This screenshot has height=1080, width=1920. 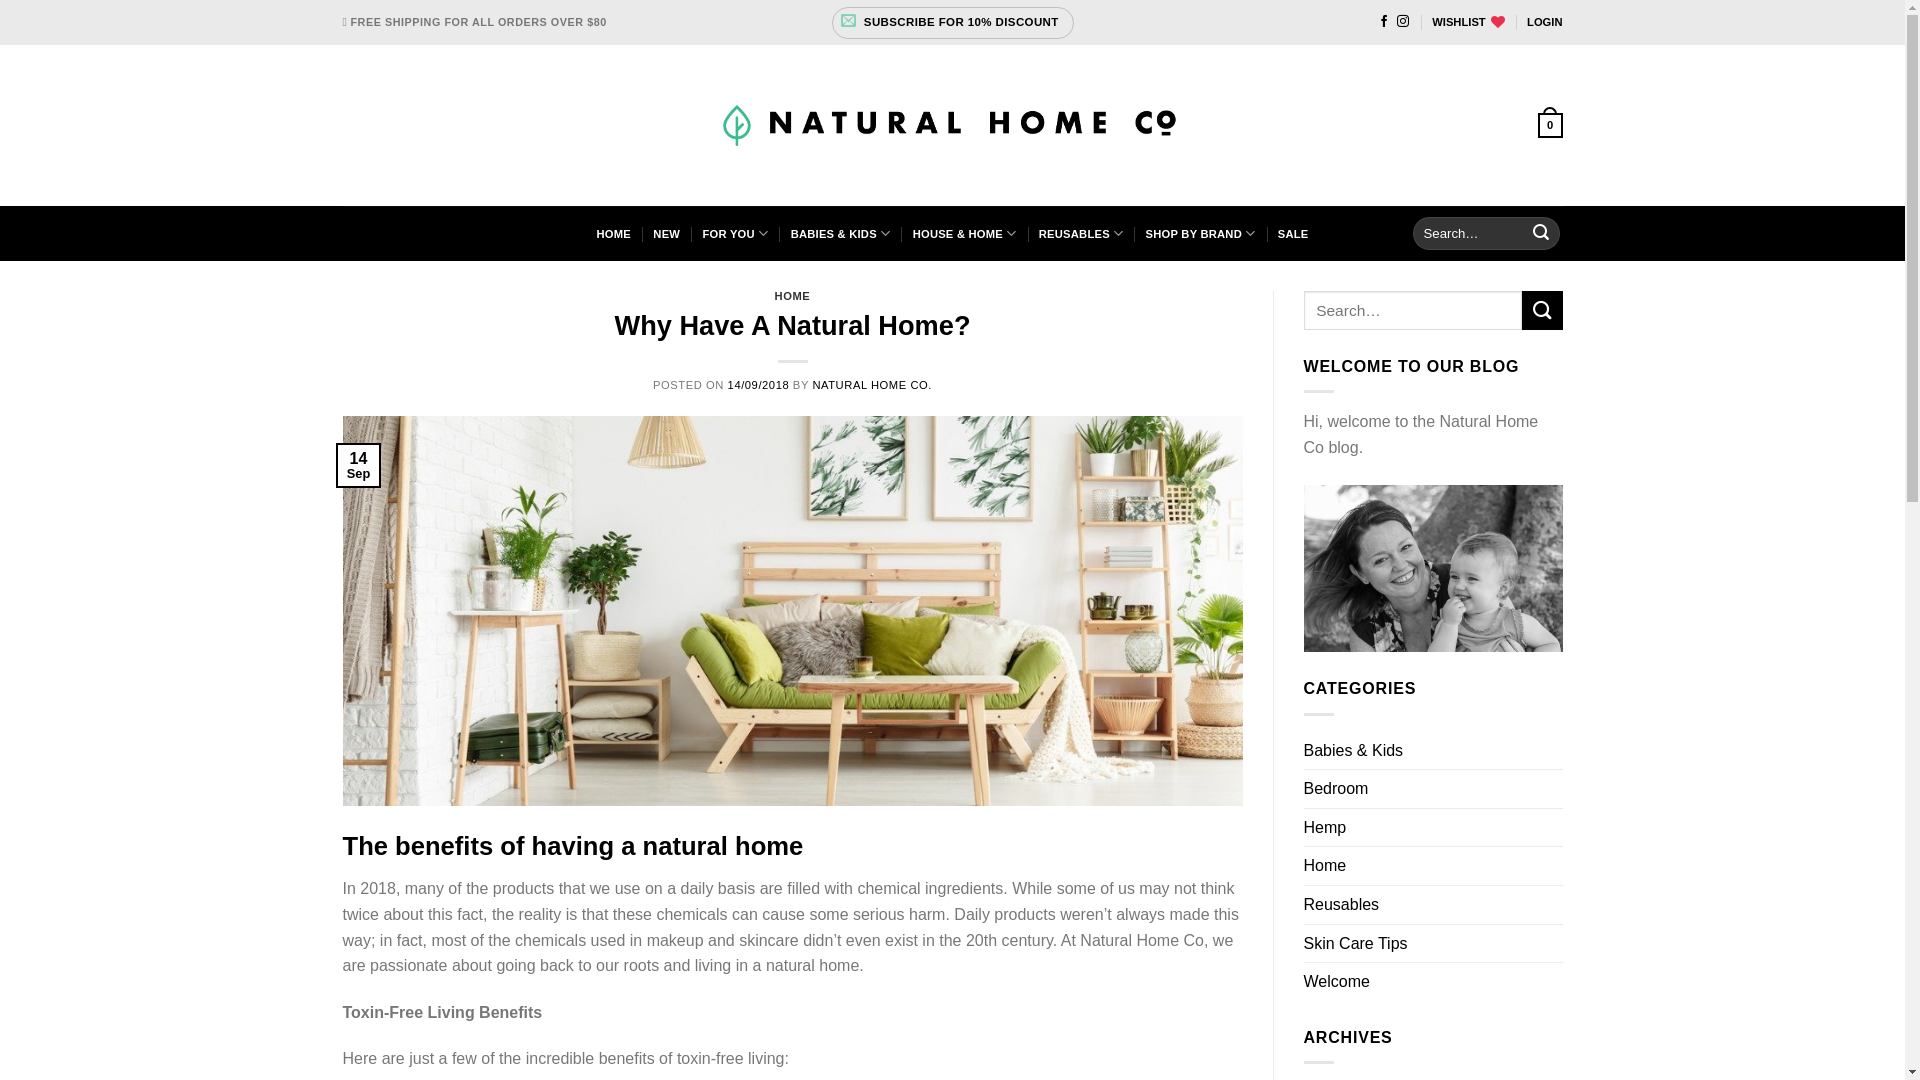 What do you see at coordinates (652, 233) in the screenshot?
I see `'NEW'` at bounding box center [652, 233].